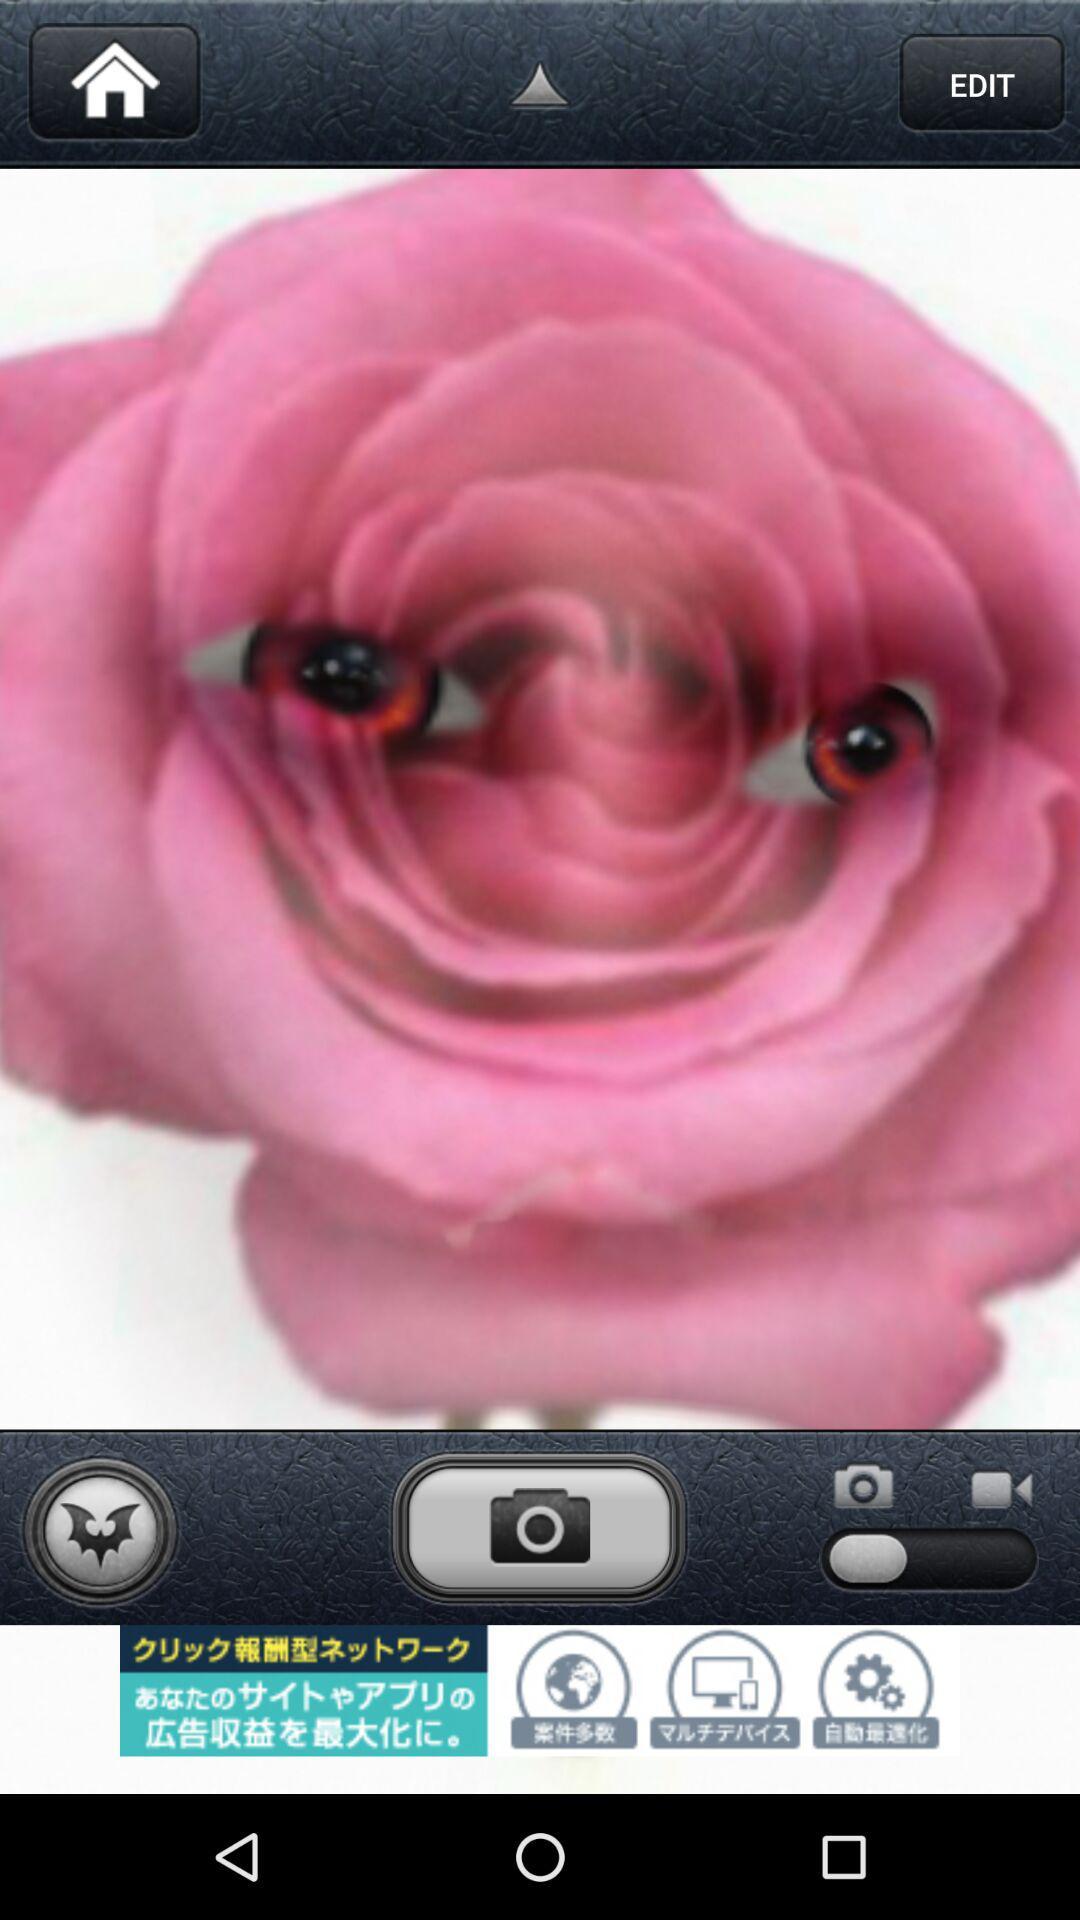 The height and width of the screenshot is (1920, 1080). Describe the element at coordinates (114, 83) in the screenshot. I see `go home` at that location.